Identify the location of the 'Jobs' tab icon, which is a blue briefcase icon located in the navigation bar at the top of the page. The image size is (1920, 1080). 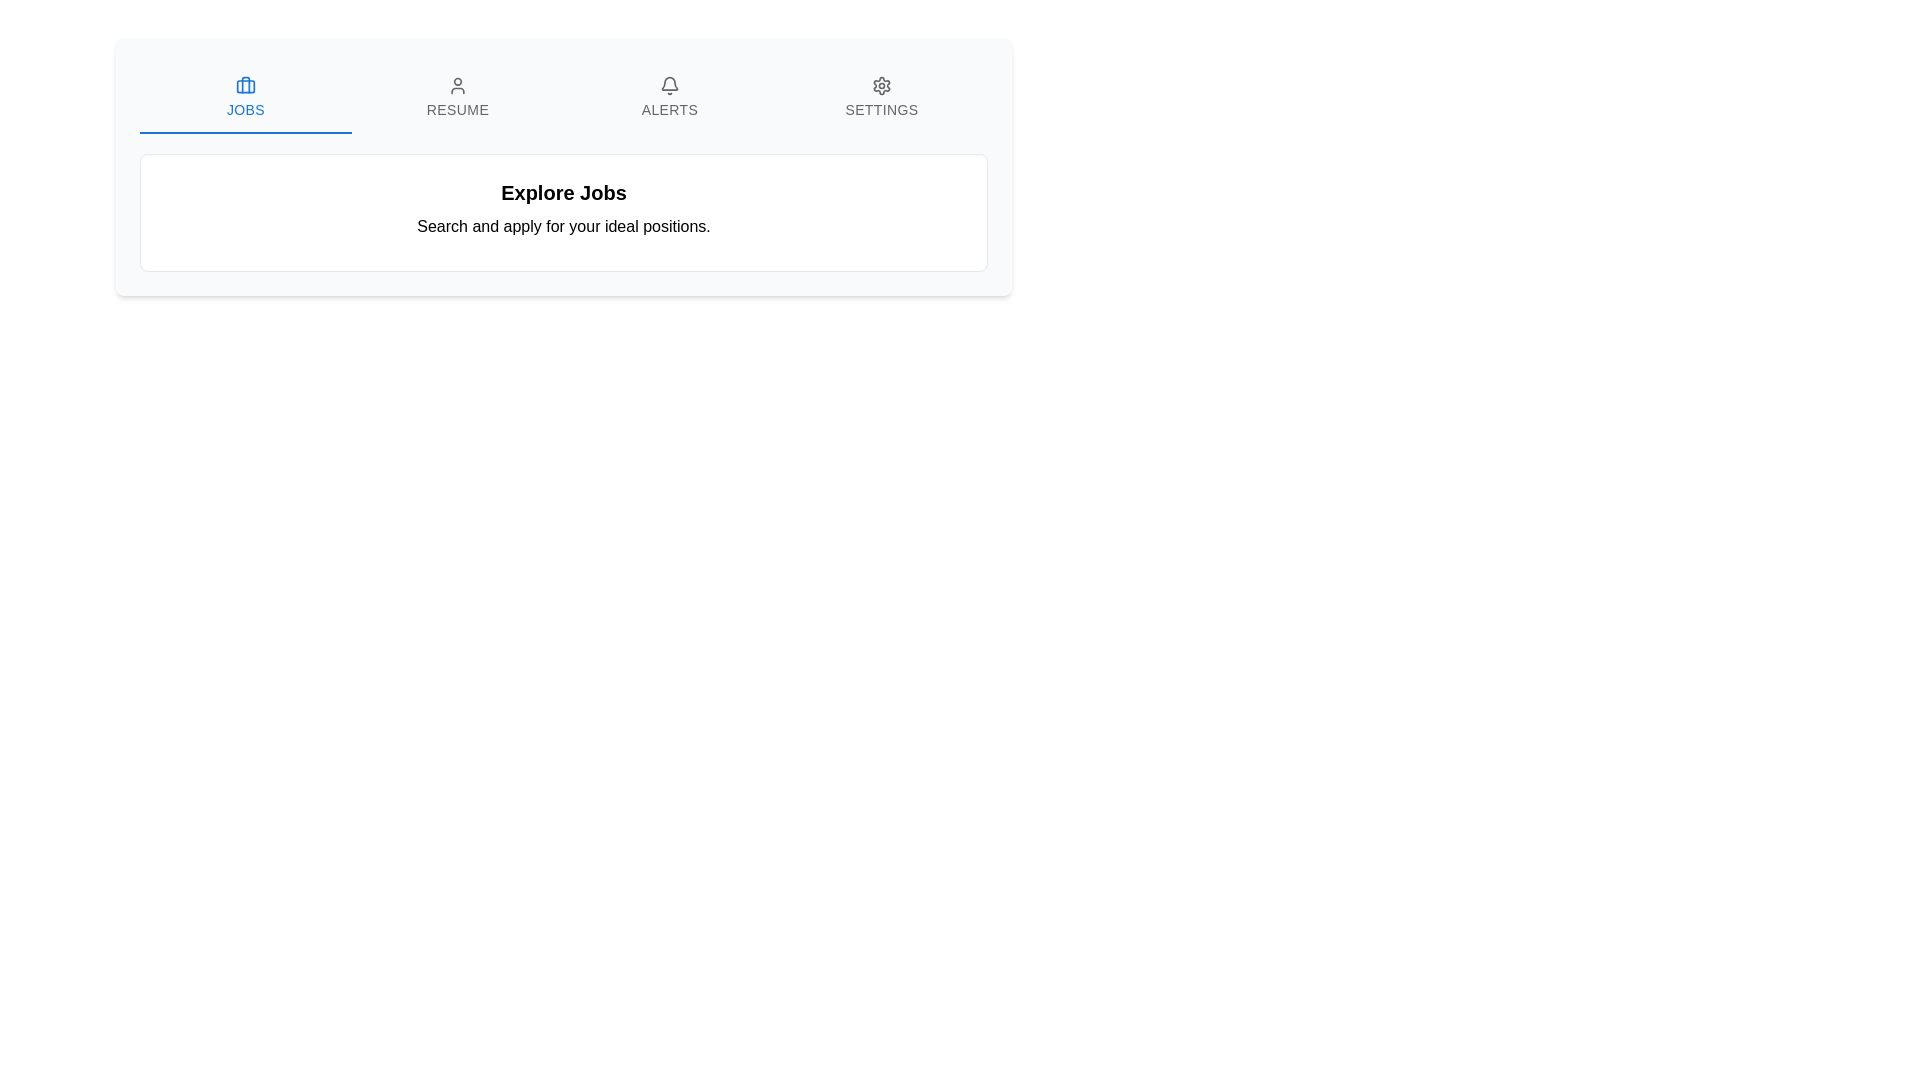
(244, 84).